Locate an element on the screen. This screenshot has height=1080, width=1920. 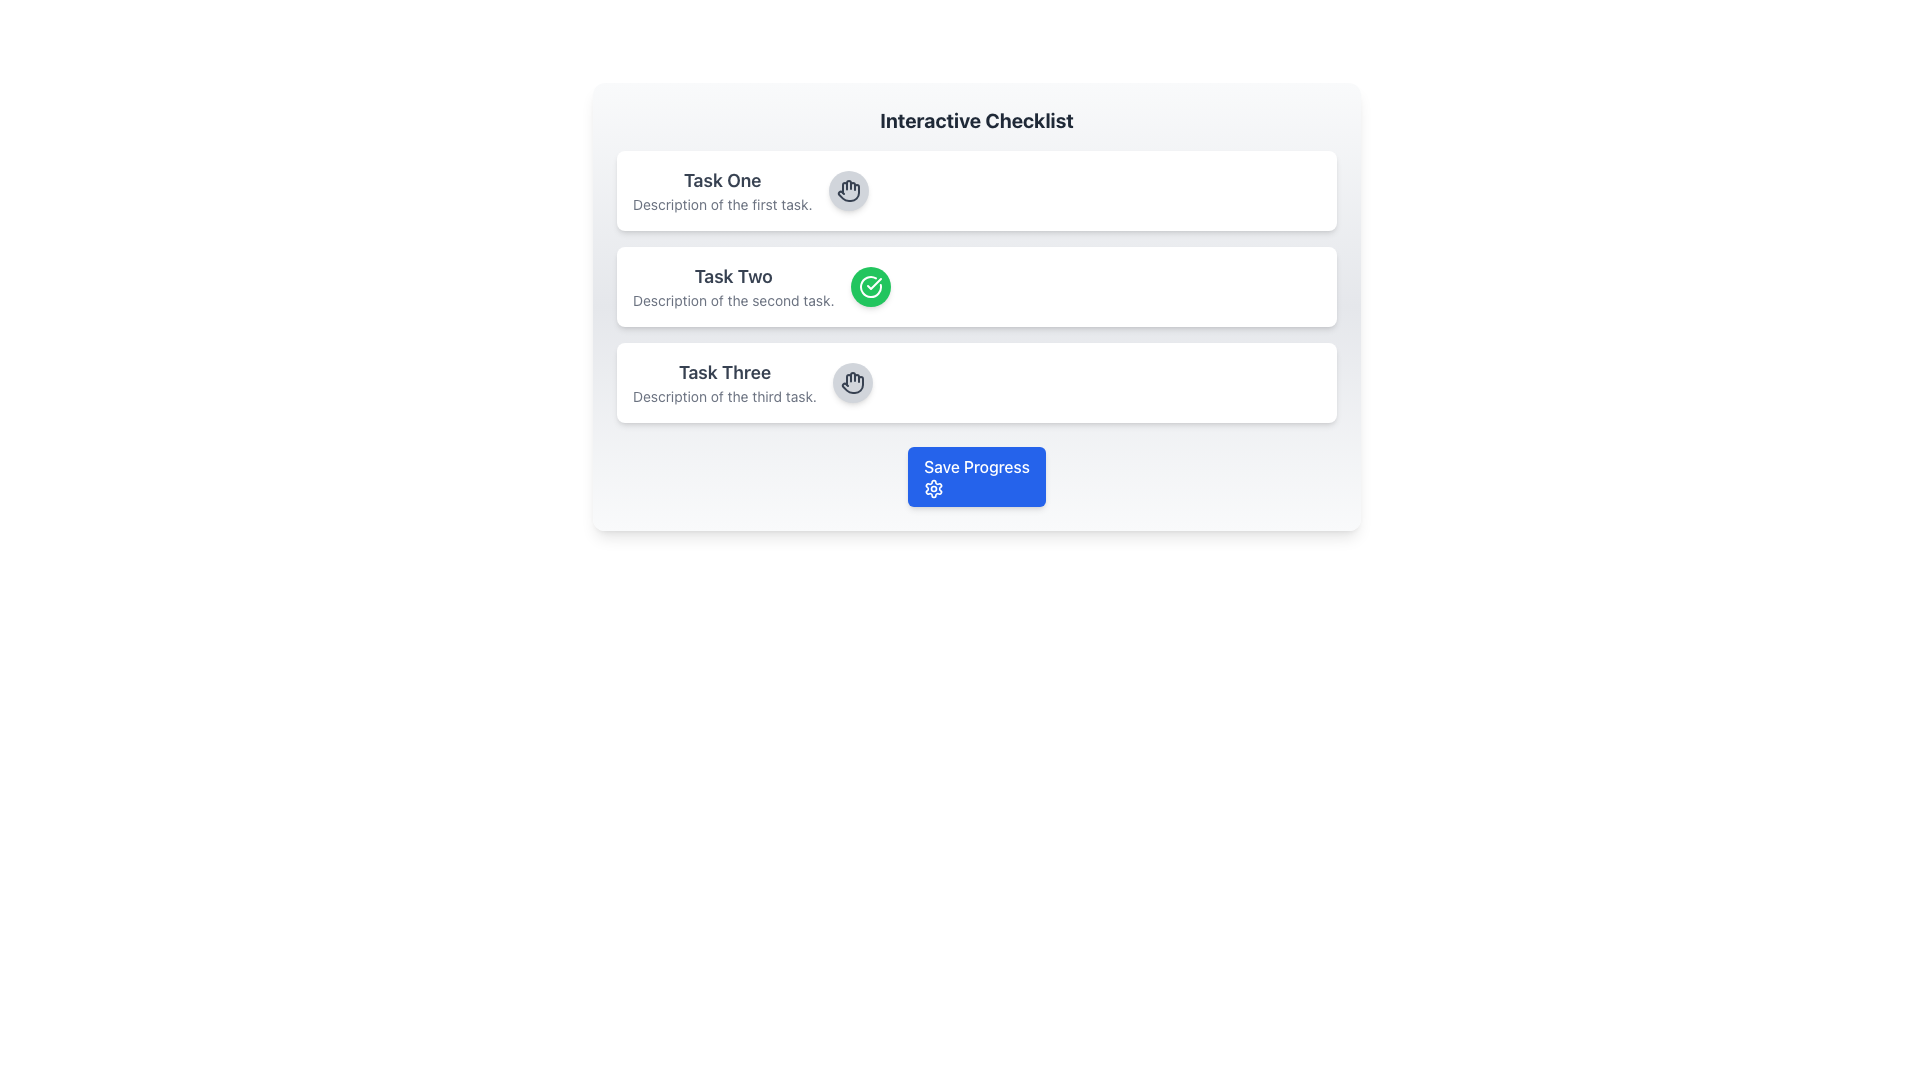
the static text label that displays additional descriptive information about 'Task Three' in the checklist, located directly below the 'Task Three' heading is located at coordinates (723, 397).